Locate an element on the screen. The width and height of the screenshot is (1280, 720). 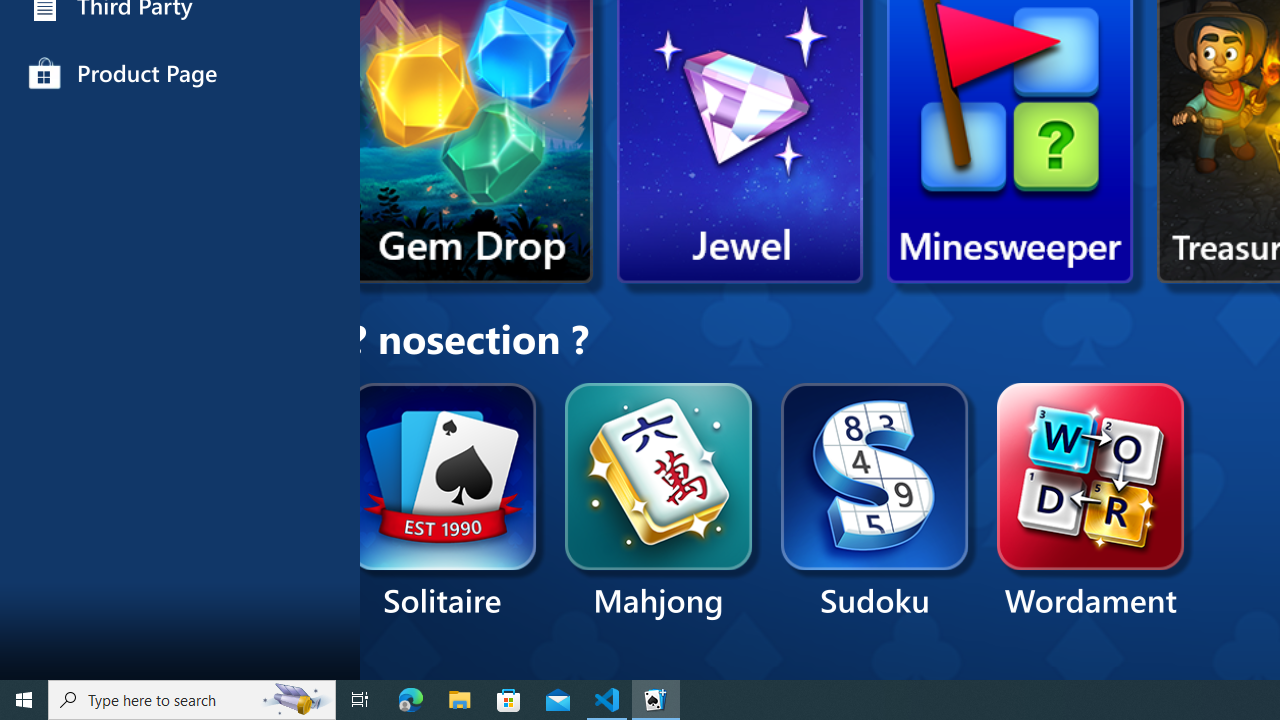
'Sudoku' is located at coordinates (875, 501).